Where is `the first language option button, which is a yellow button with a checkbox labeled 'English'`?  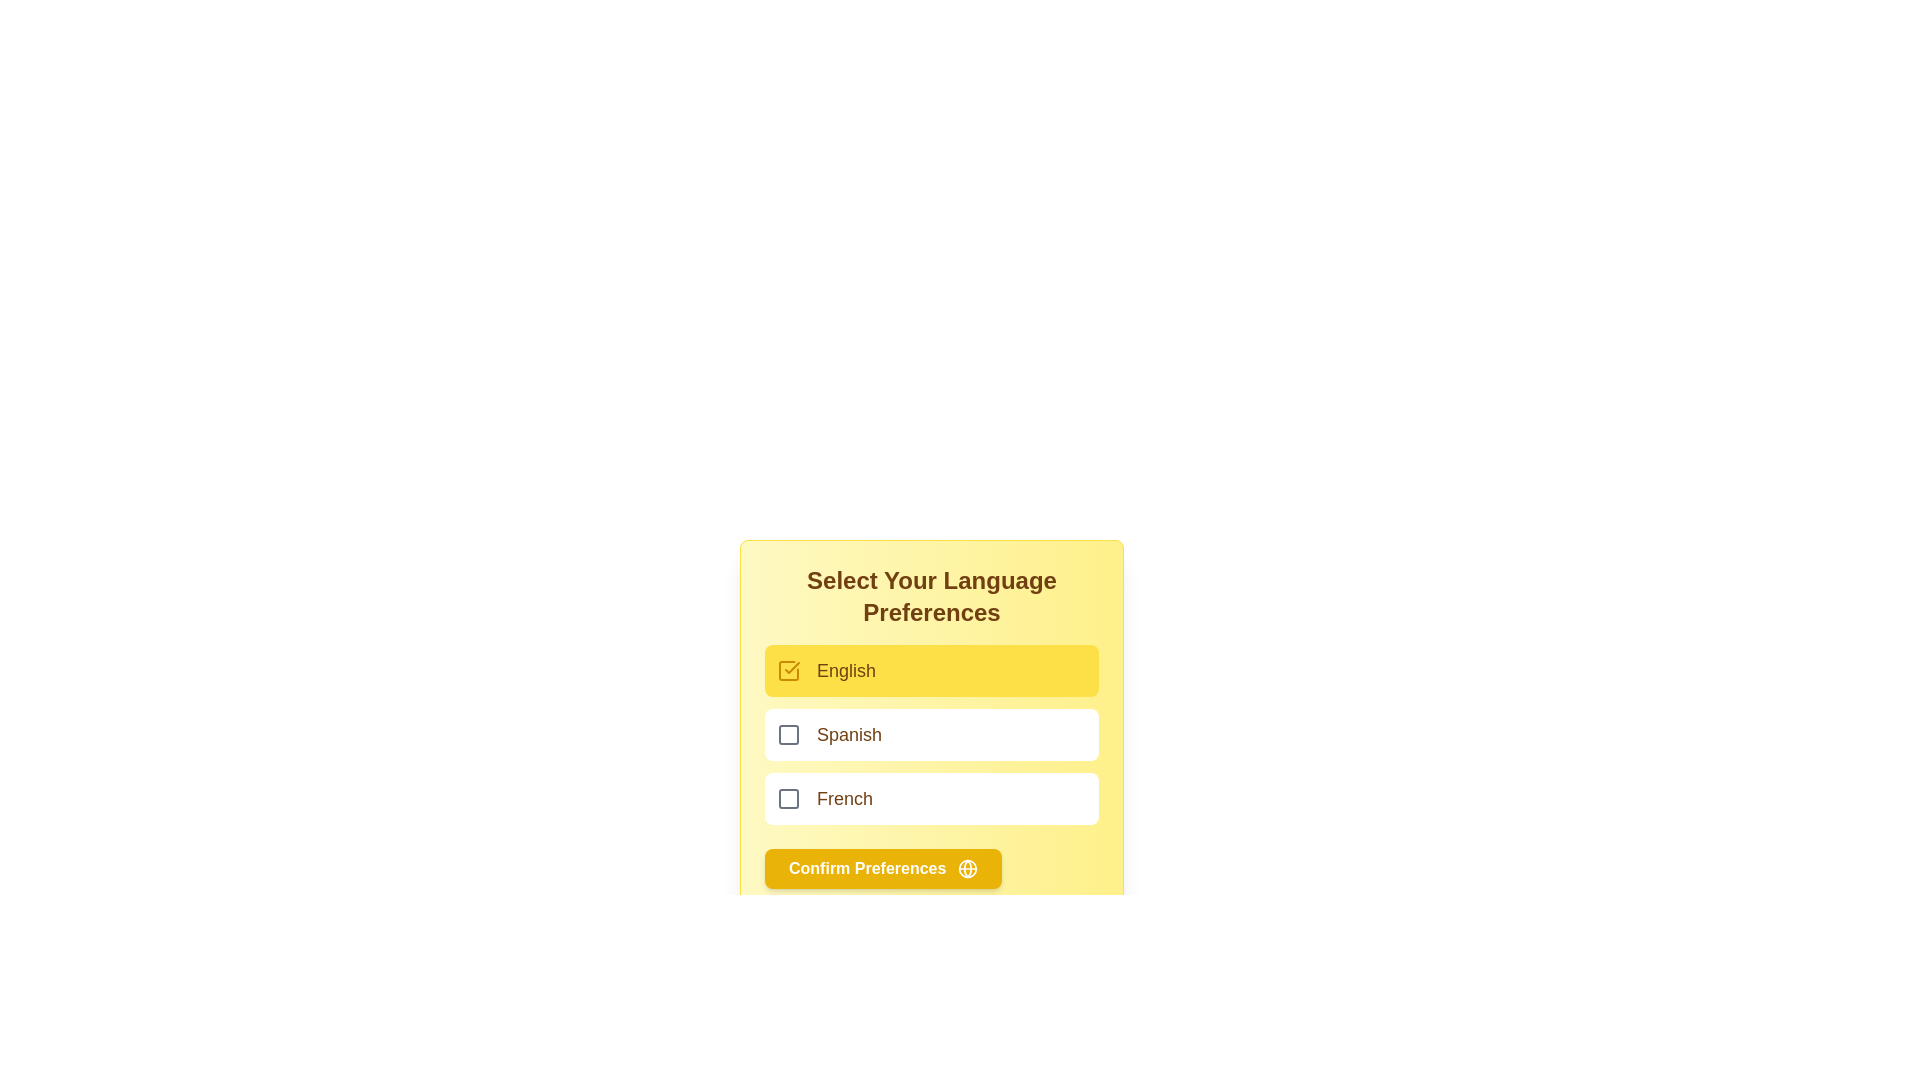 the first language option button, which is a yellow button with a checkbox labeled 'English' is located at coordinates (930, 671).